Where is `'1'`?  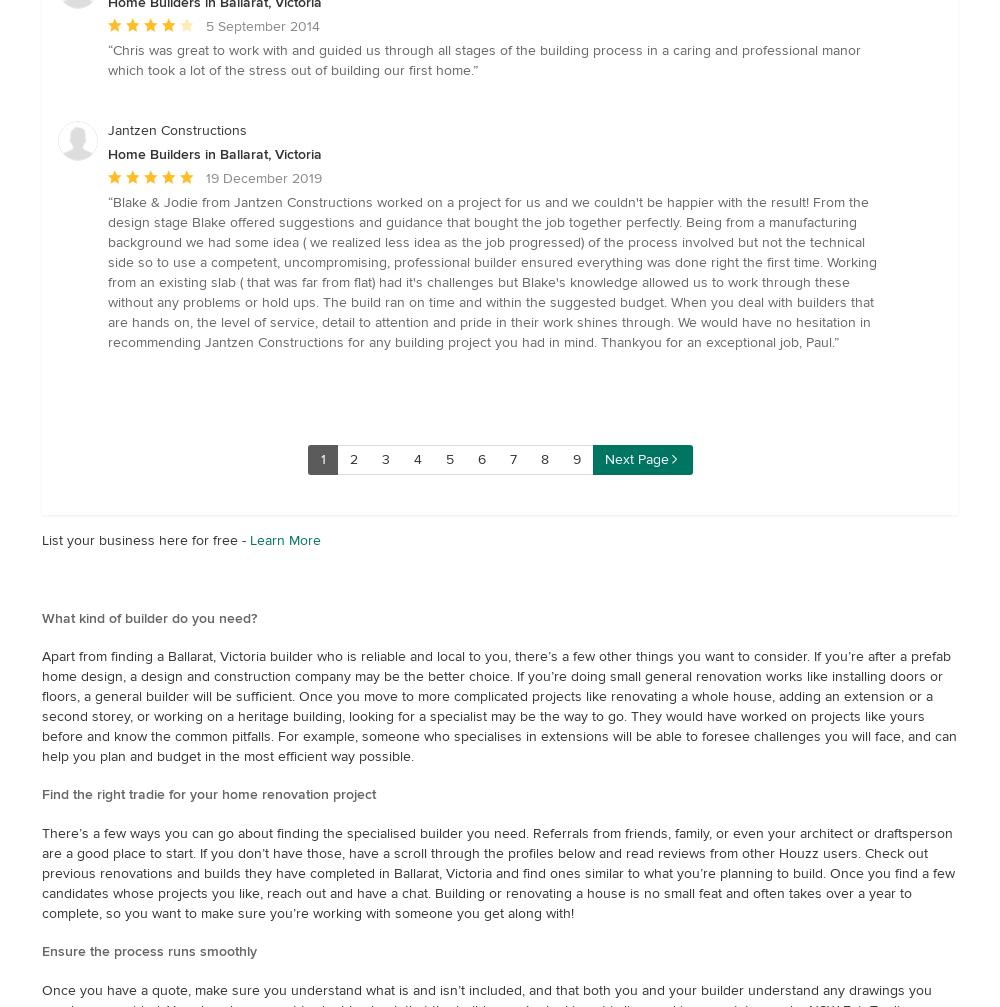
'1' is located at coordinates (321, 458).